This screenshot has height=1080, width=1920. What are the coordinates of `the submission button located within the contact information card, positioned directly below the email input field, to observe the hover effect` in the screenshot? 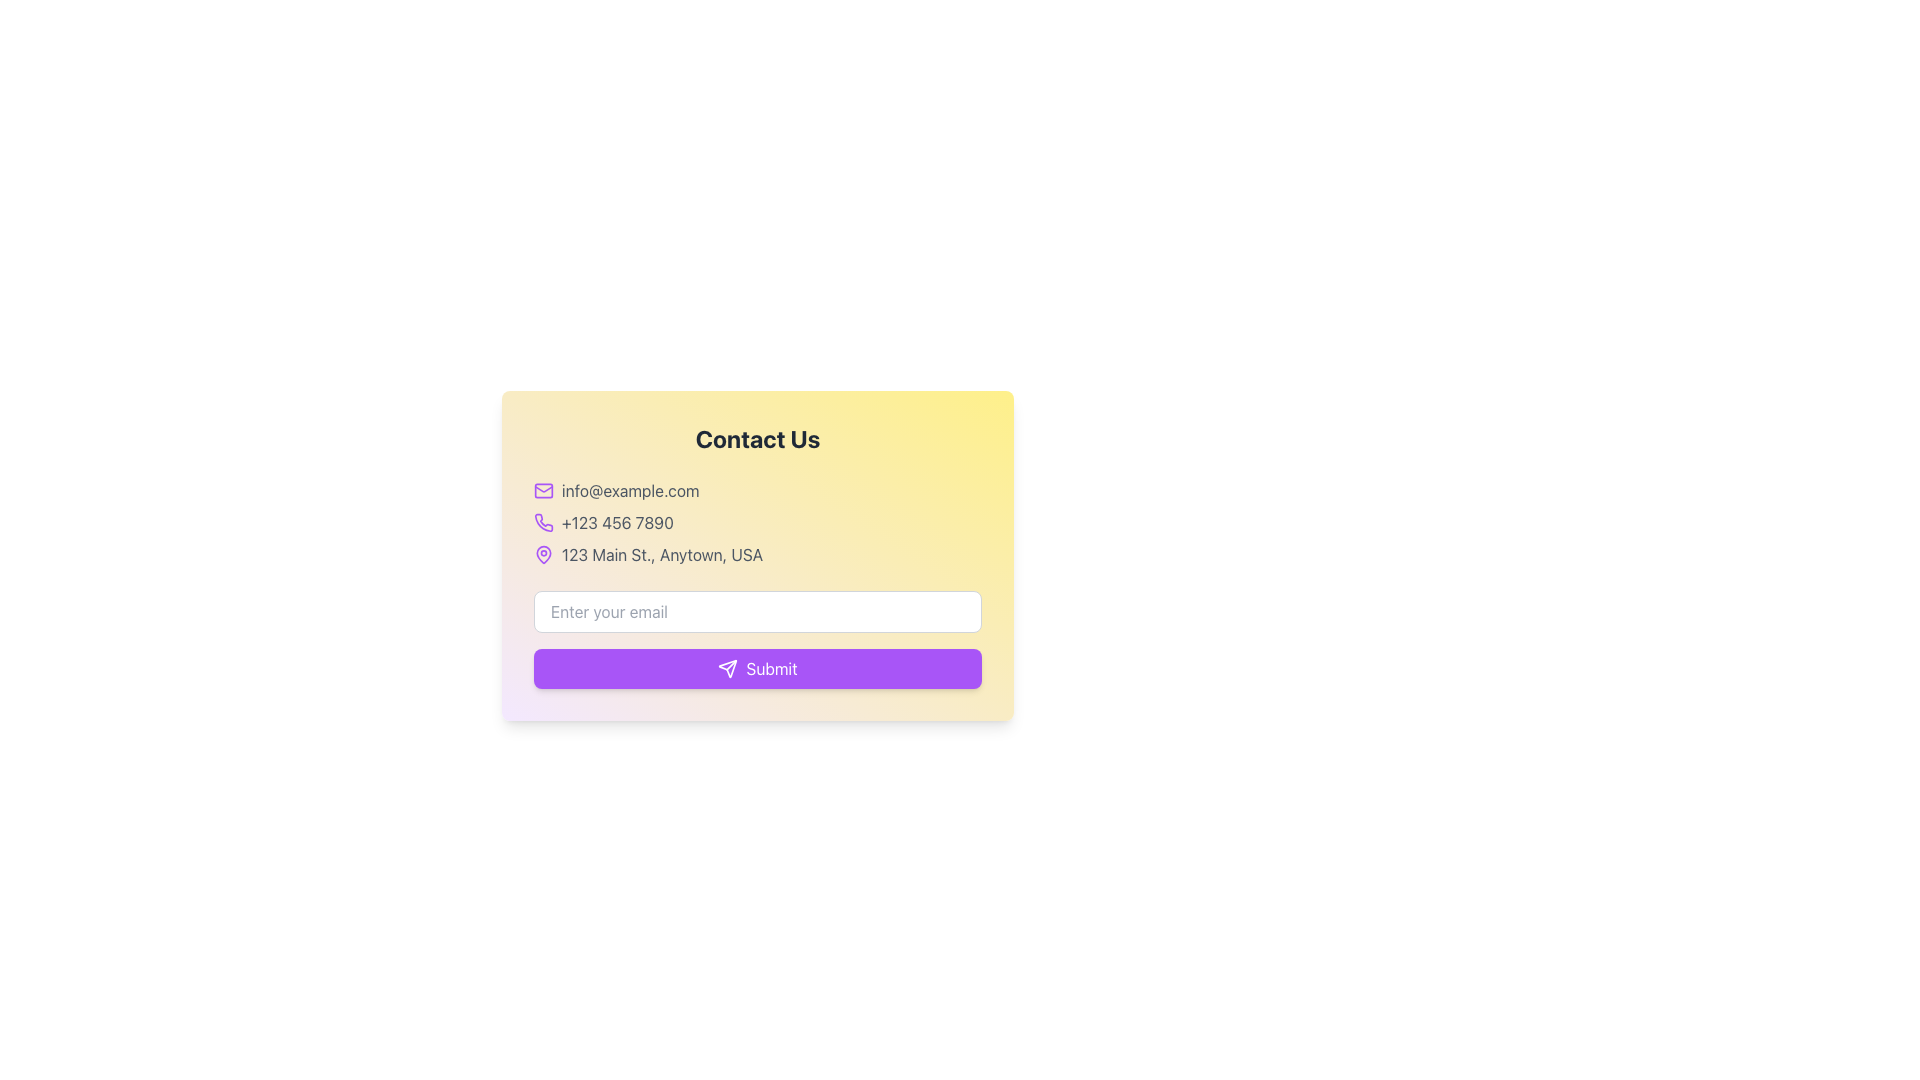 It's located at (757, 668).